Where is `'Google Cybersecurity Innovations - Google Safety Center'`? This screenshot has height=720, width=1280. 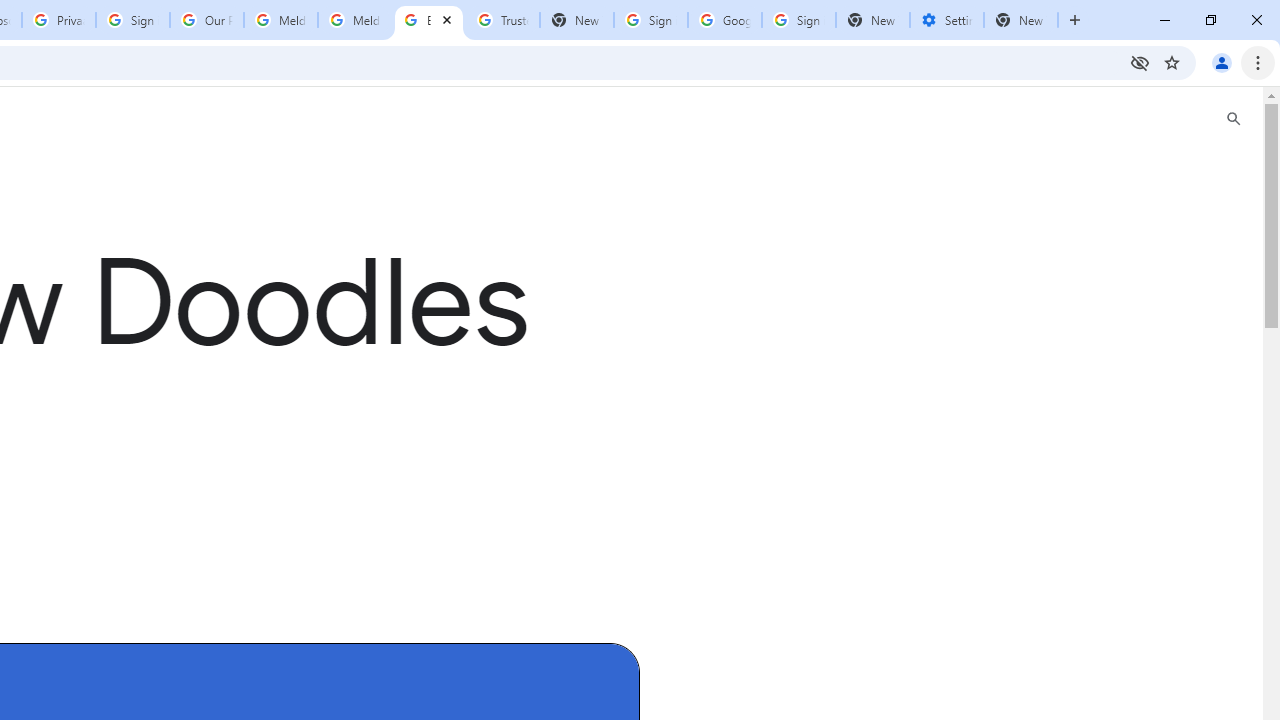 'Google Cybersecurity Innovations - Google Safety Center' is located at coordinates (723, 20).